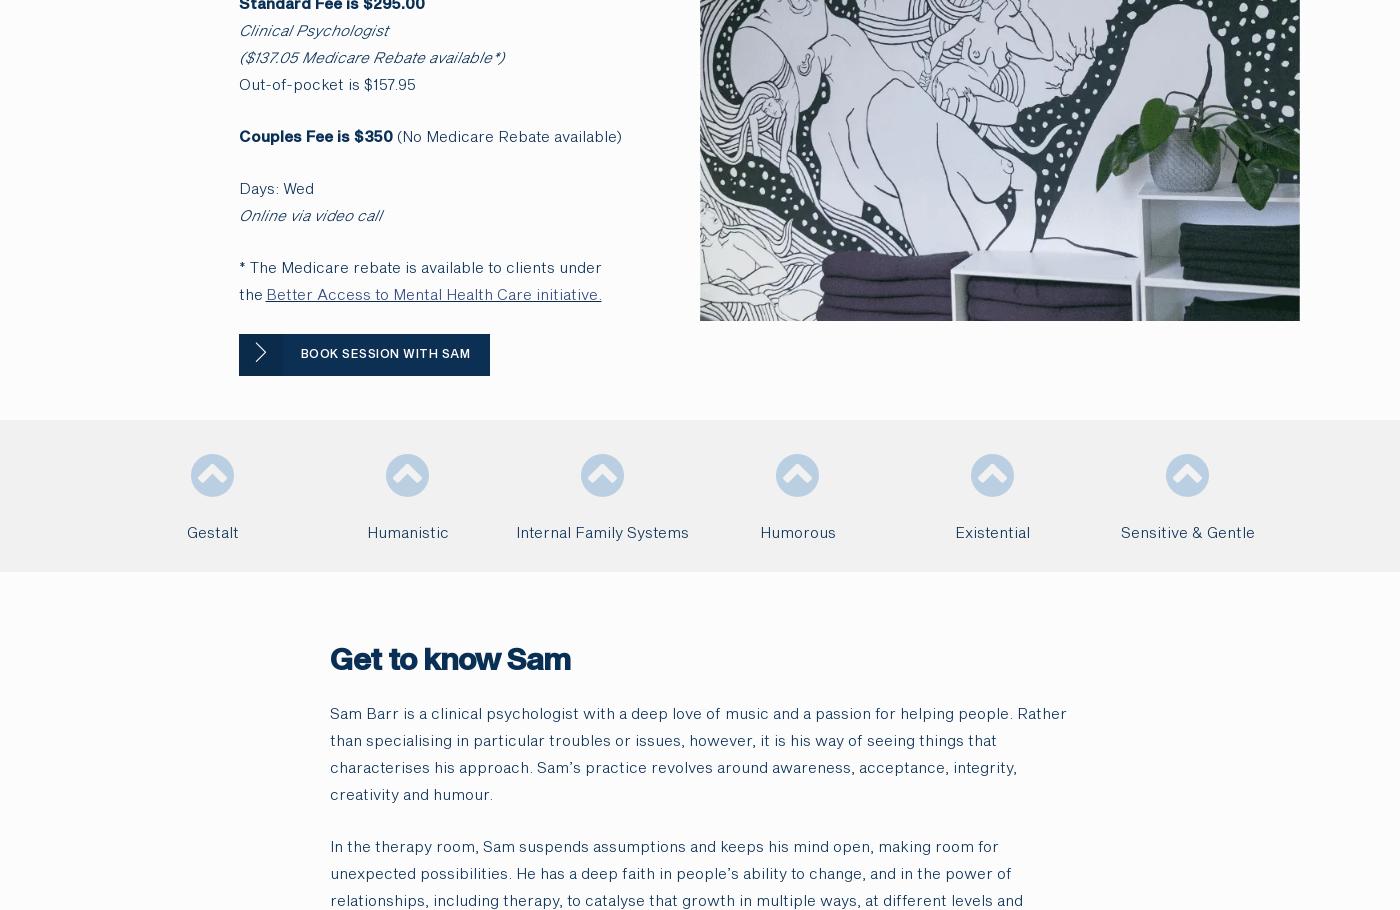  What do you see at coordinates (300, 353) in the screenshot?
I see `'Book session with Sam'` at bounding box center [300, 353].